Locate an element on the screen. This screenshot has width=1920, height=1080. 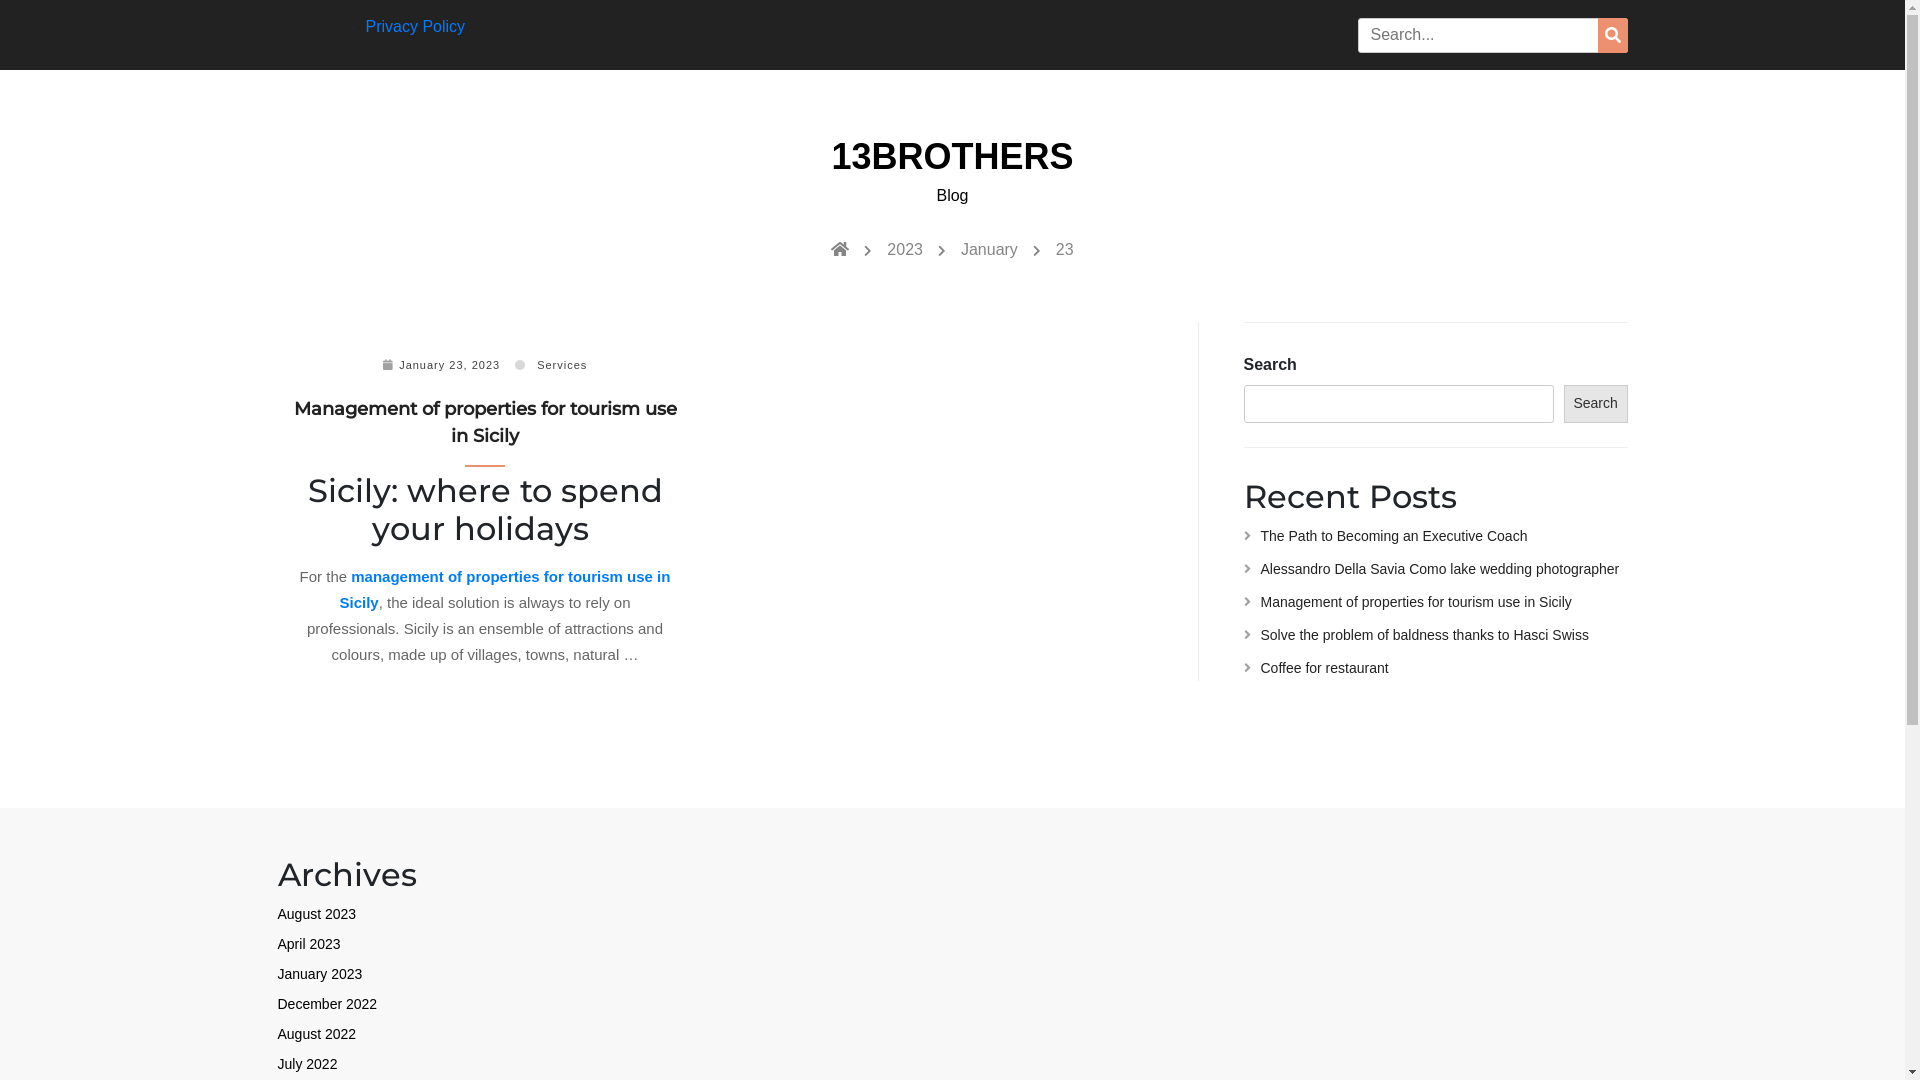
'Coffee for restaurant' is located at coordinates (1316, 667).